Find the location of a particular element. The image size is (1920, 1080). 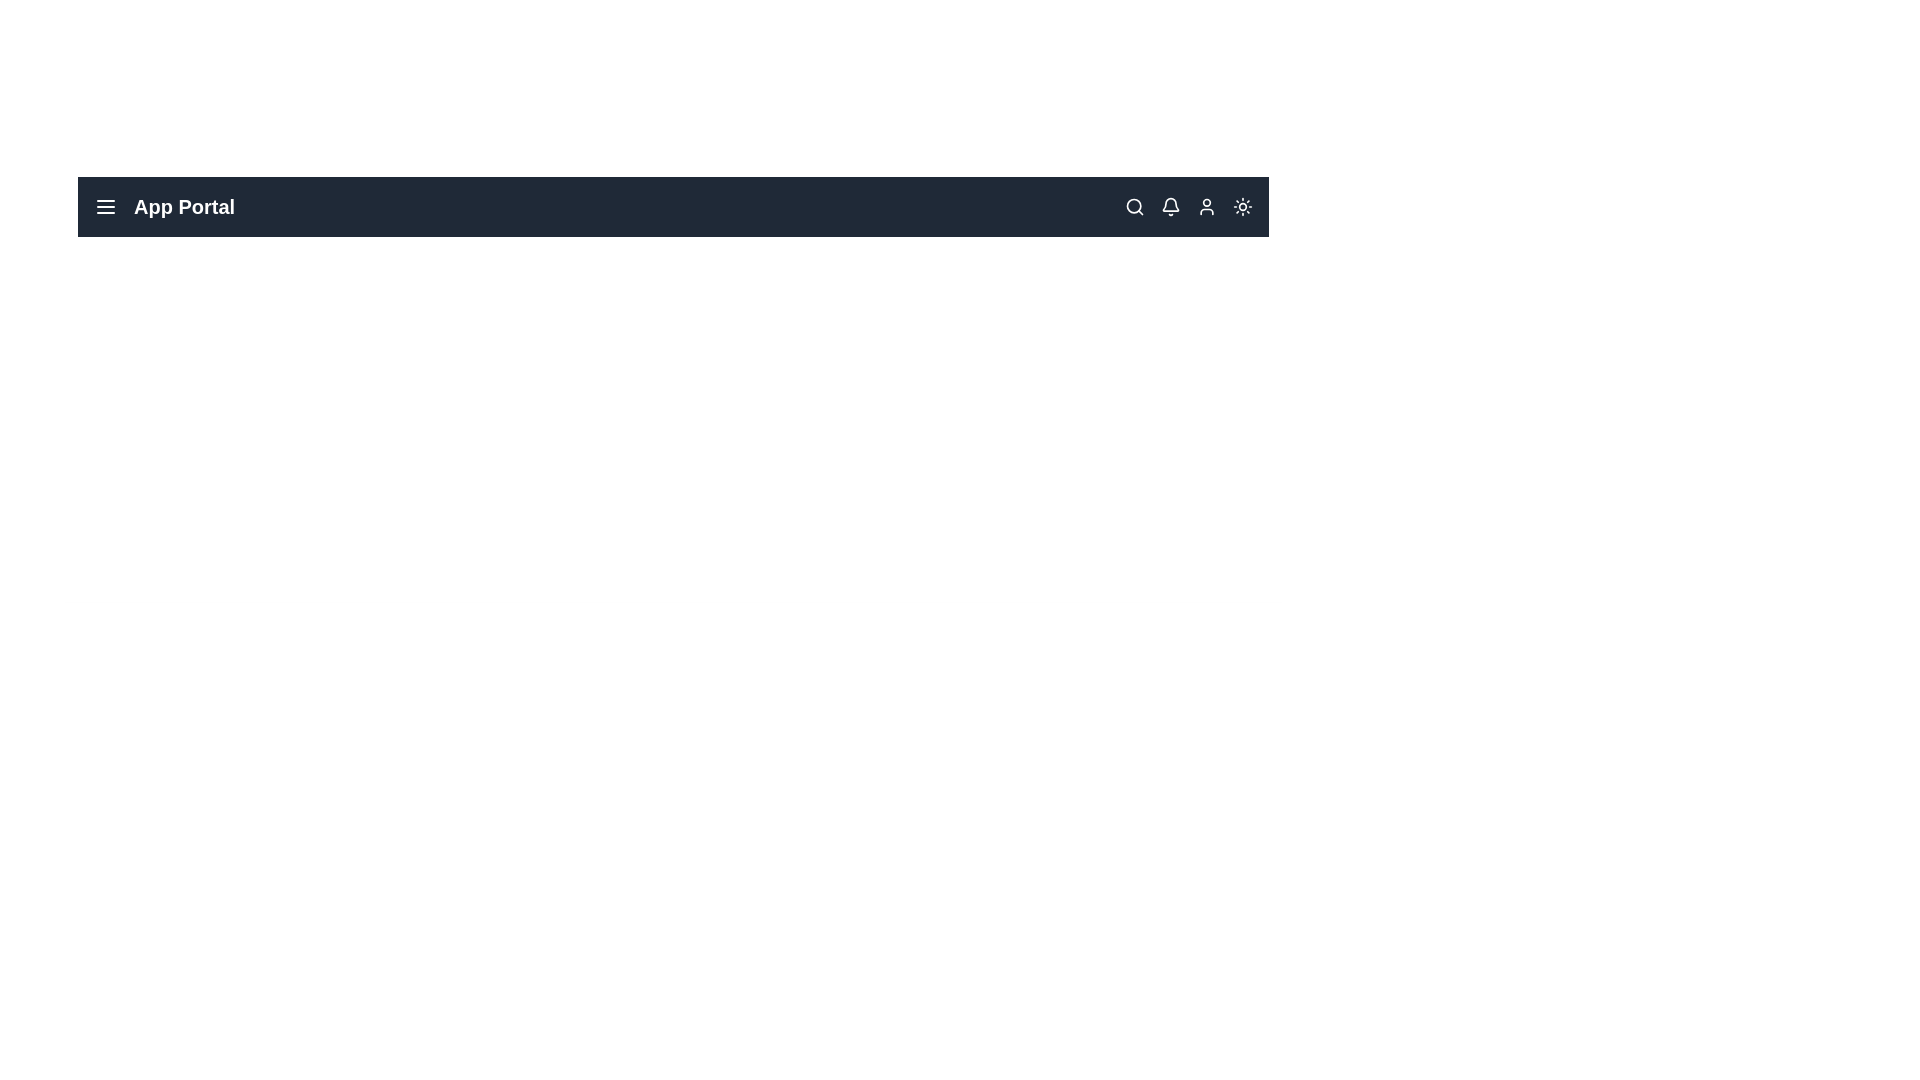

the menu icon to toggle the menu visibility is located at coordinates (104, 207).